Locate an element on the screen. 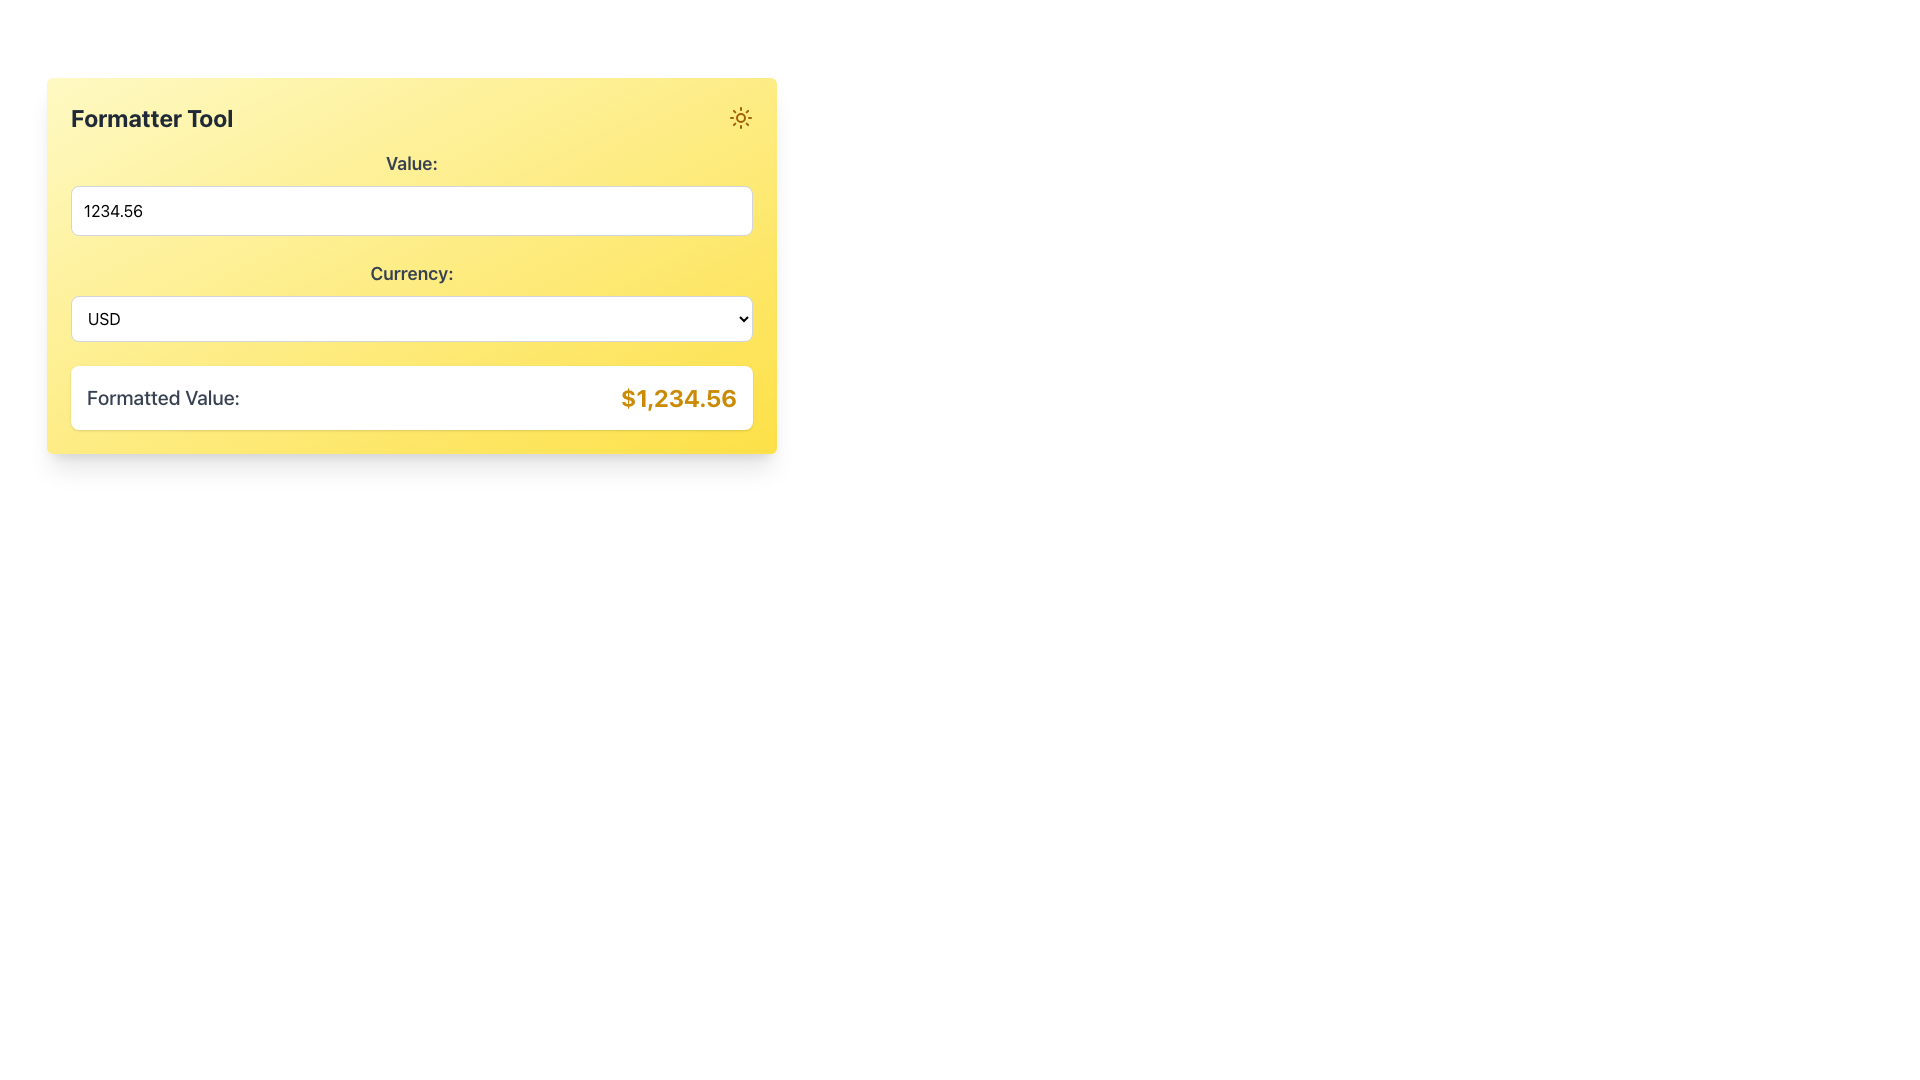 Image resolution: width=1920 pixels, height=1080 pixels. the rectangular text input box with a light border and rounded corners, which contains the numeric value '1234.56', located directly below the 'Value:' label is located at coordinates (411, 192).